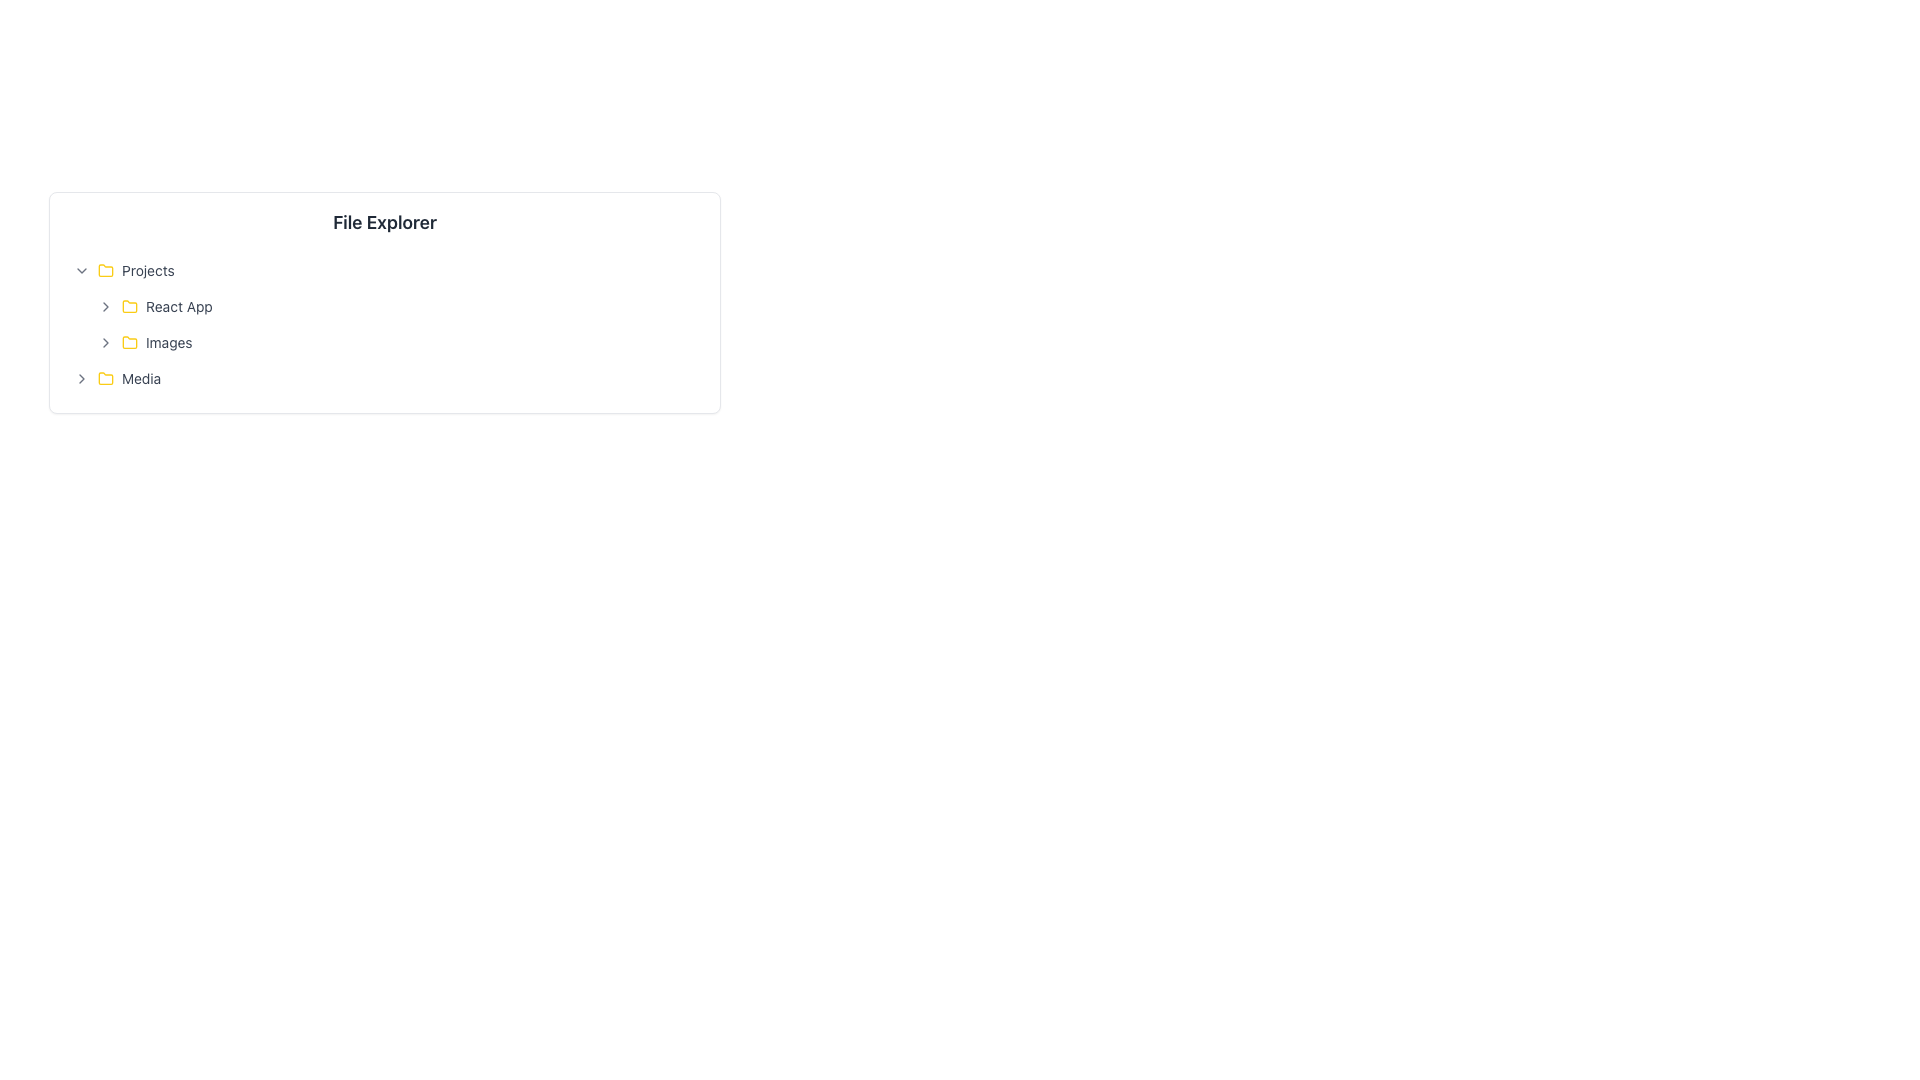 This screenshot has width=1920, height=1080. I want to click on to select or open the 'Images' directory located under the 'Projects' section in the file explorer, so click(397, 342).